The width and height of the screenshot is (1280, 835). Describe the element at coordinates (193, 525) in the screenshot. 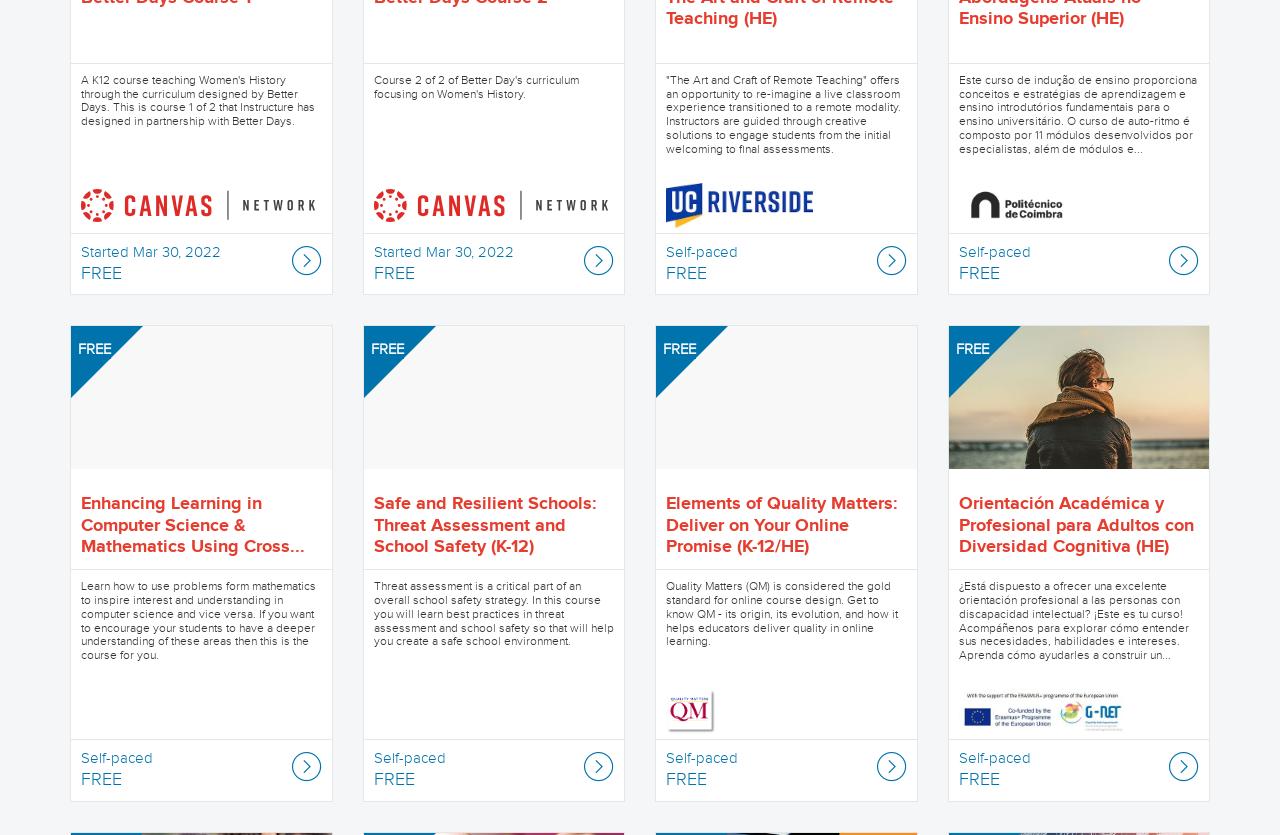

I see `'Enhancing Learning in Computer Science & Mathematics Using Cross...'` at that location.